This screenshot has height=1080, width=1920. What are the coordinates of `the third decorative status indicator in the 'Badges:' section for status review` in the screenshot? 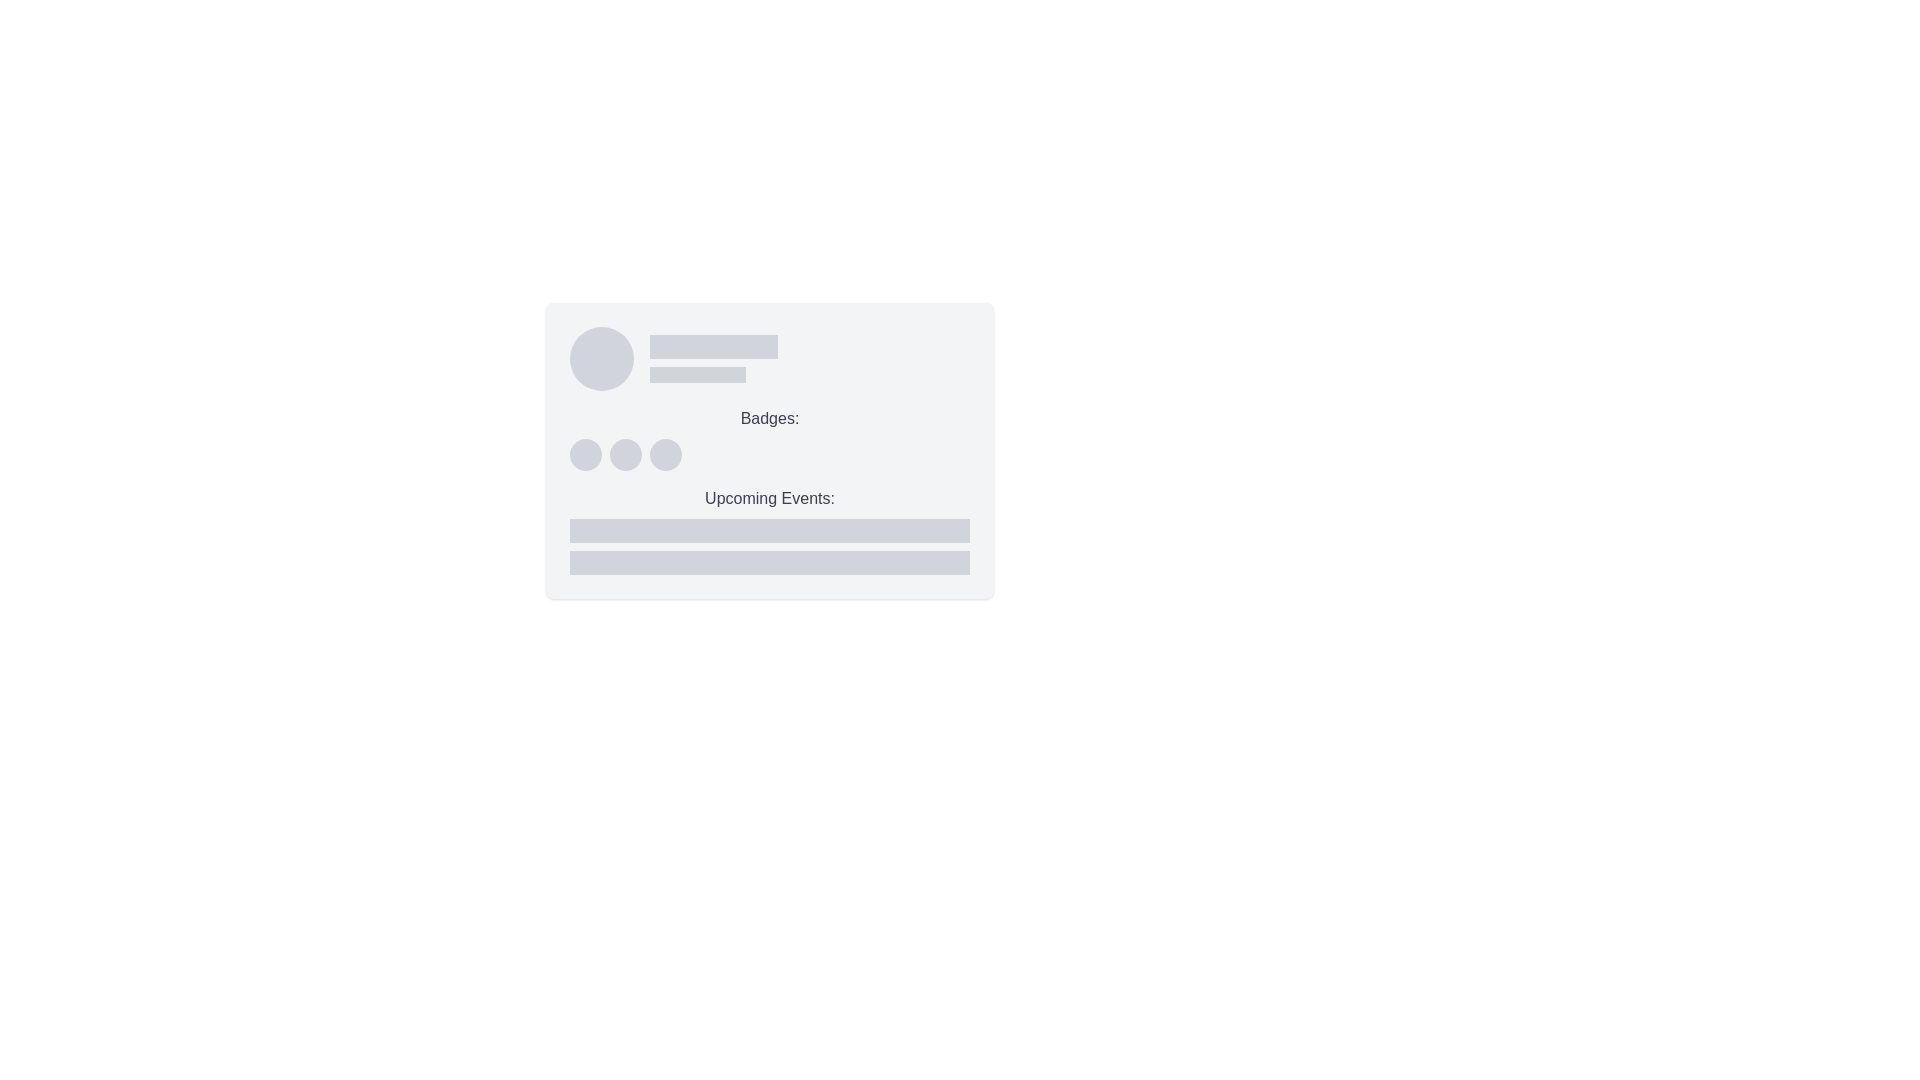 It's located at (666, 455).